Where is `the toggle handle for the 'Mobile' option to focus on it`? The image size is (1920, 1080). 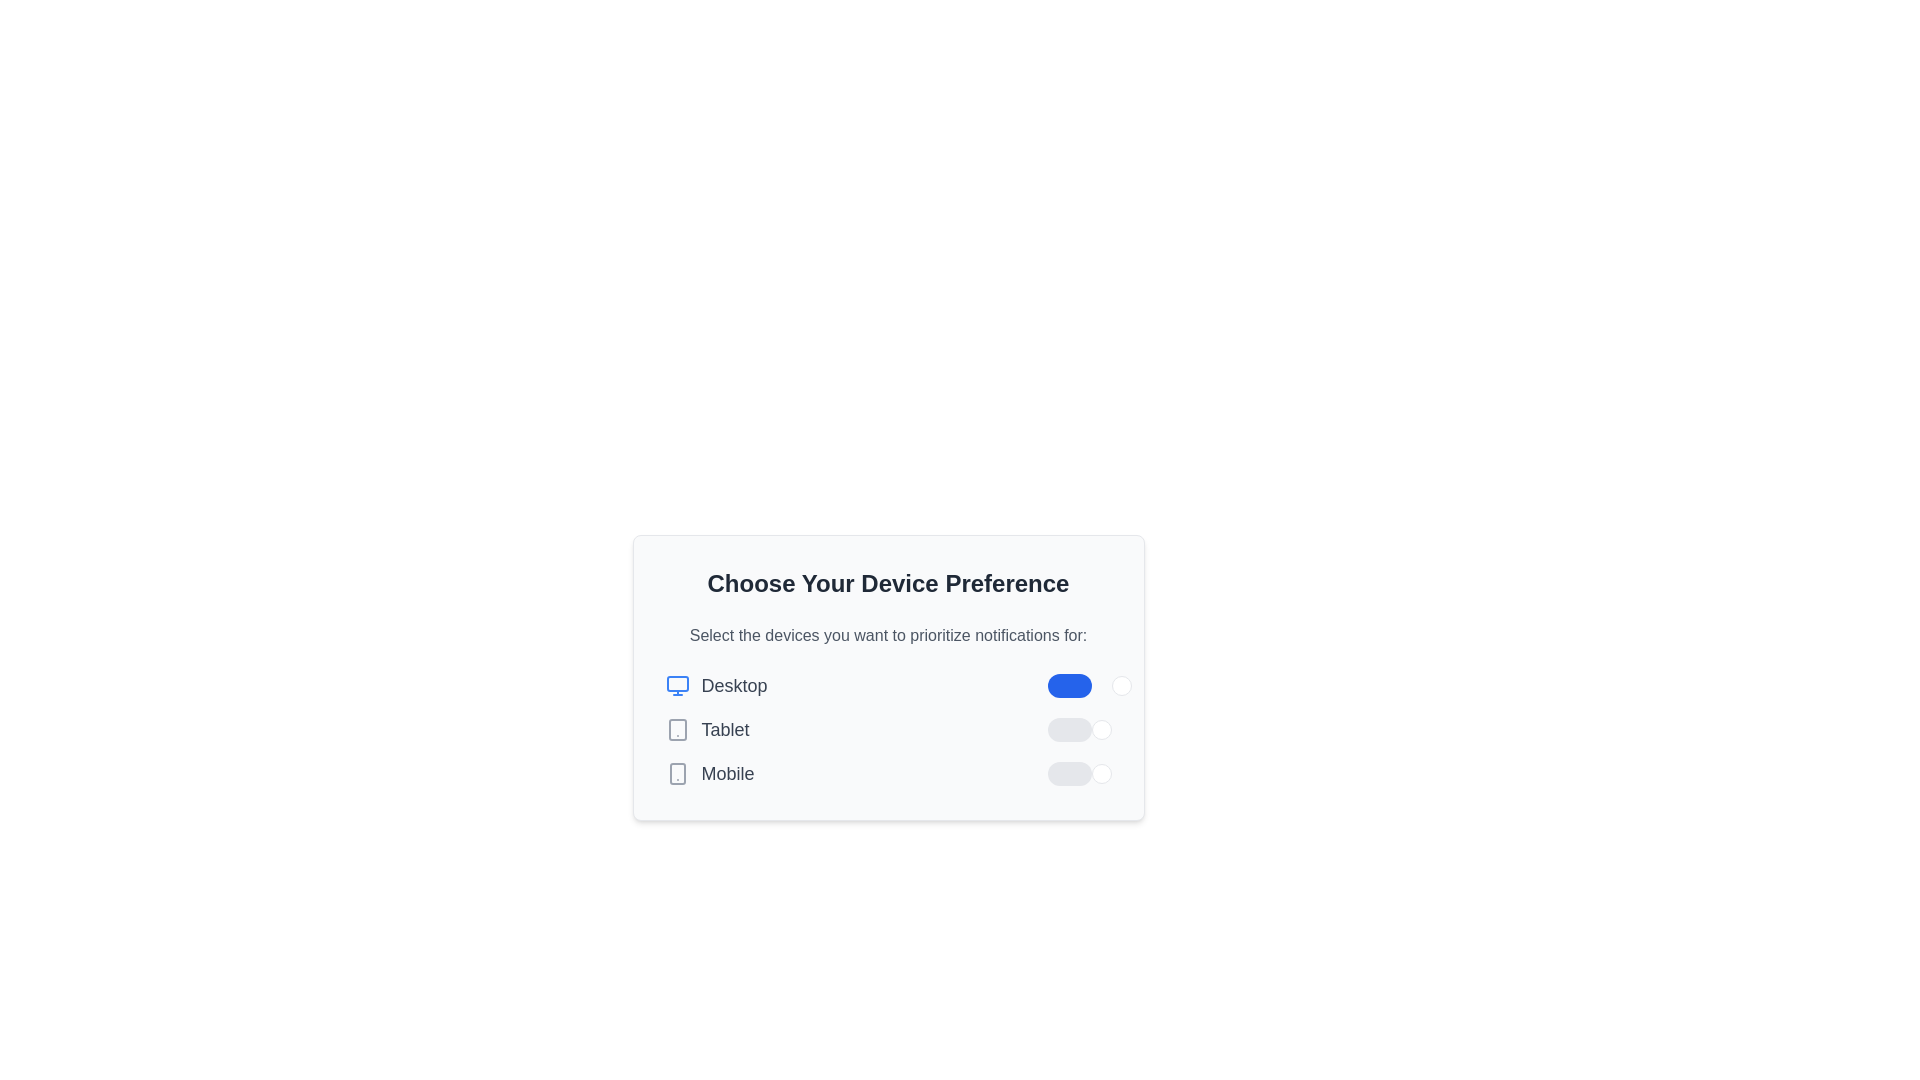 the toggle handle for the 'Mobile' option to focus on it is located at coordinates (1100, 773).